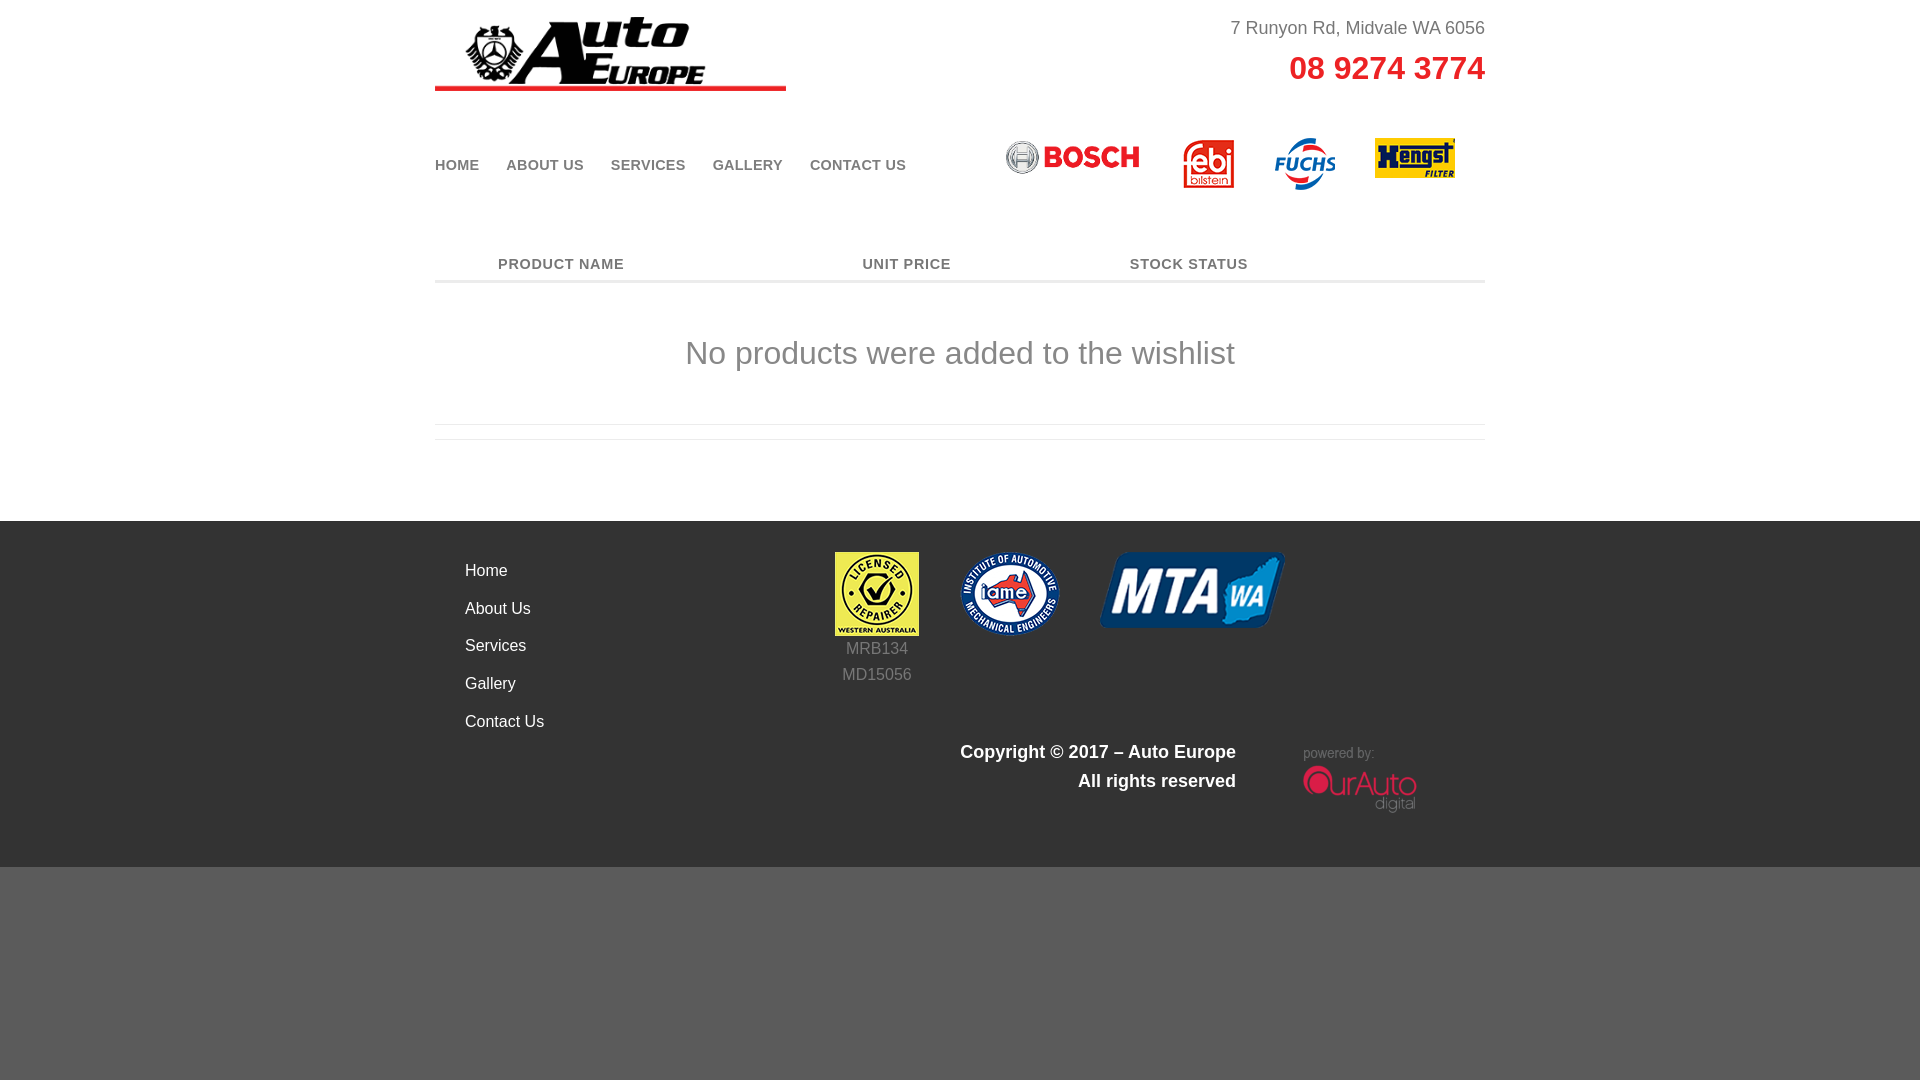  What do you see at coordinates (609, 53) in the screenshot?
I see `'Auto Europe - Automotive Services'` at bounding box center [609, 53].